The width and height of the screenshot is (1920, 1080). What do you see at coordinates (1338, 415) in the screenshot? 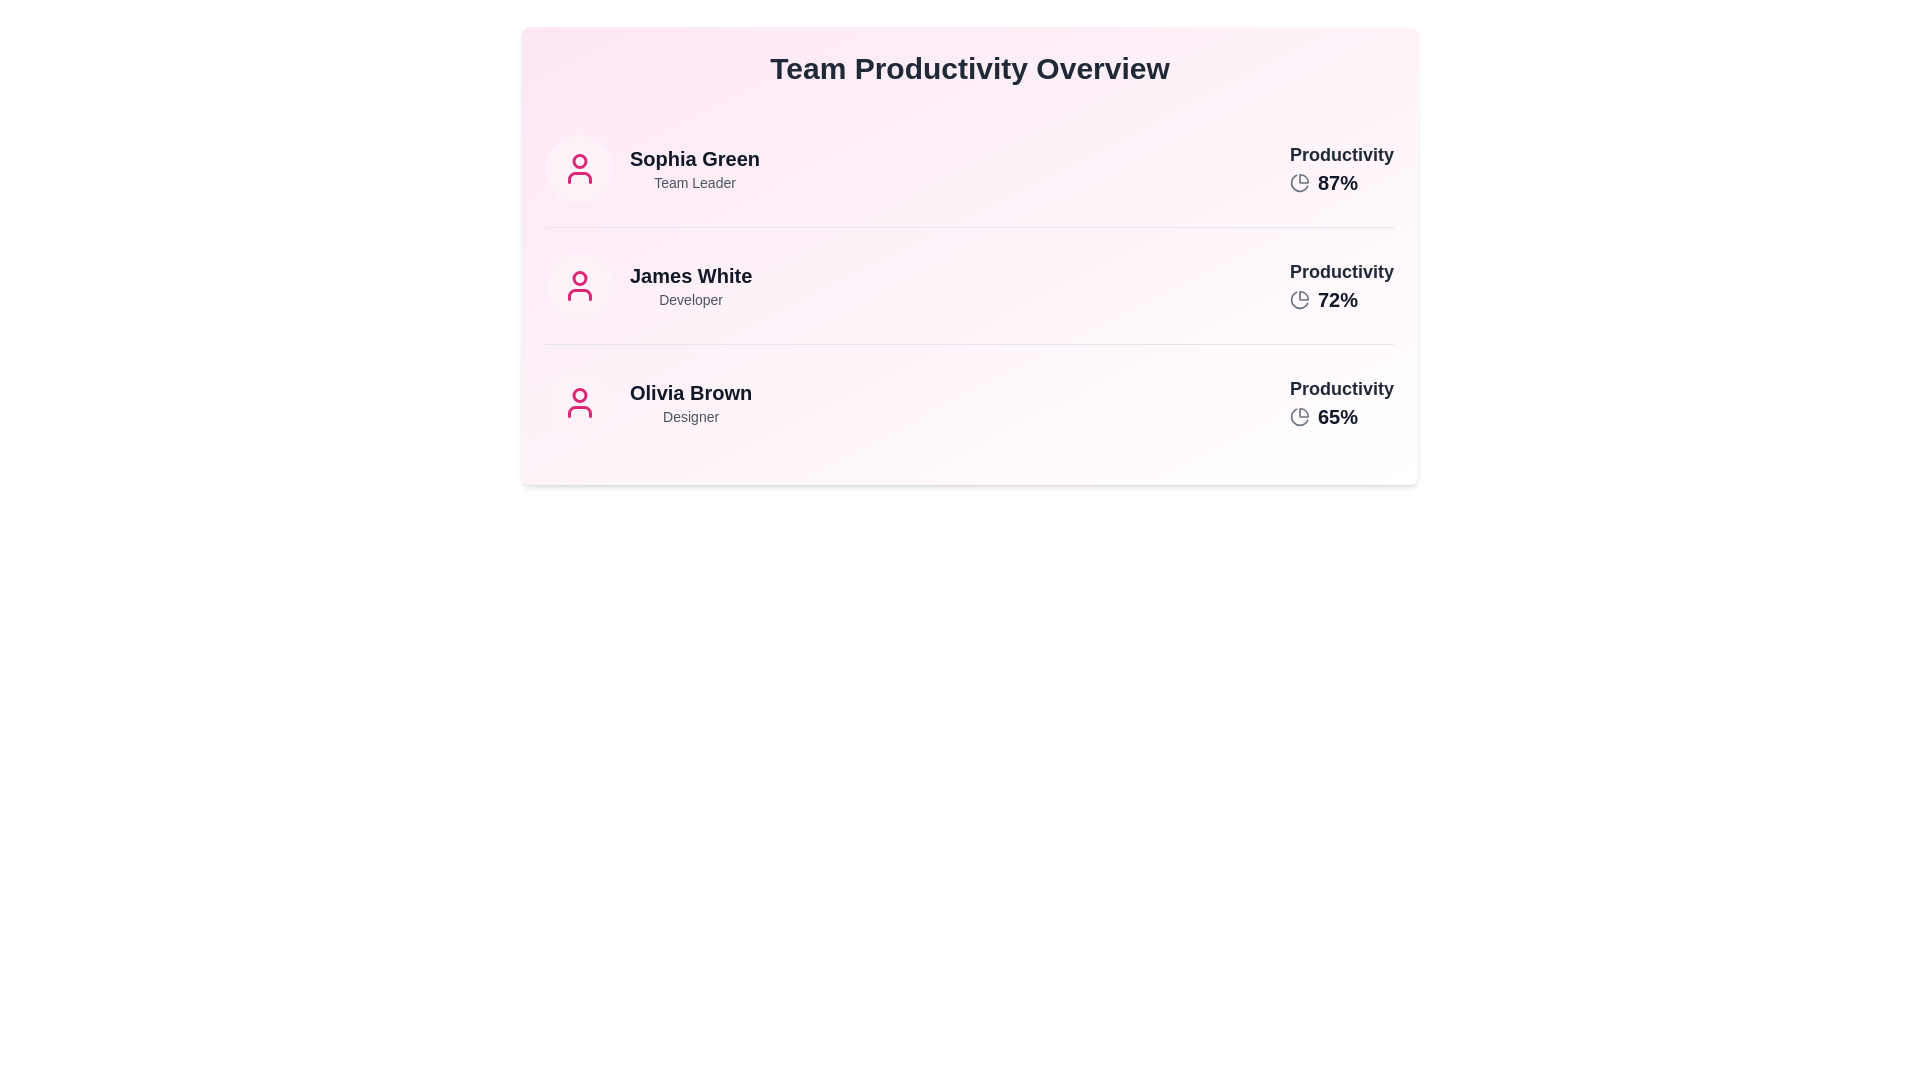
I see `the '65%' text display in the 'Productivity' column of the 'Team Productivity Overview' grid` at bounding box center [1338, 415].